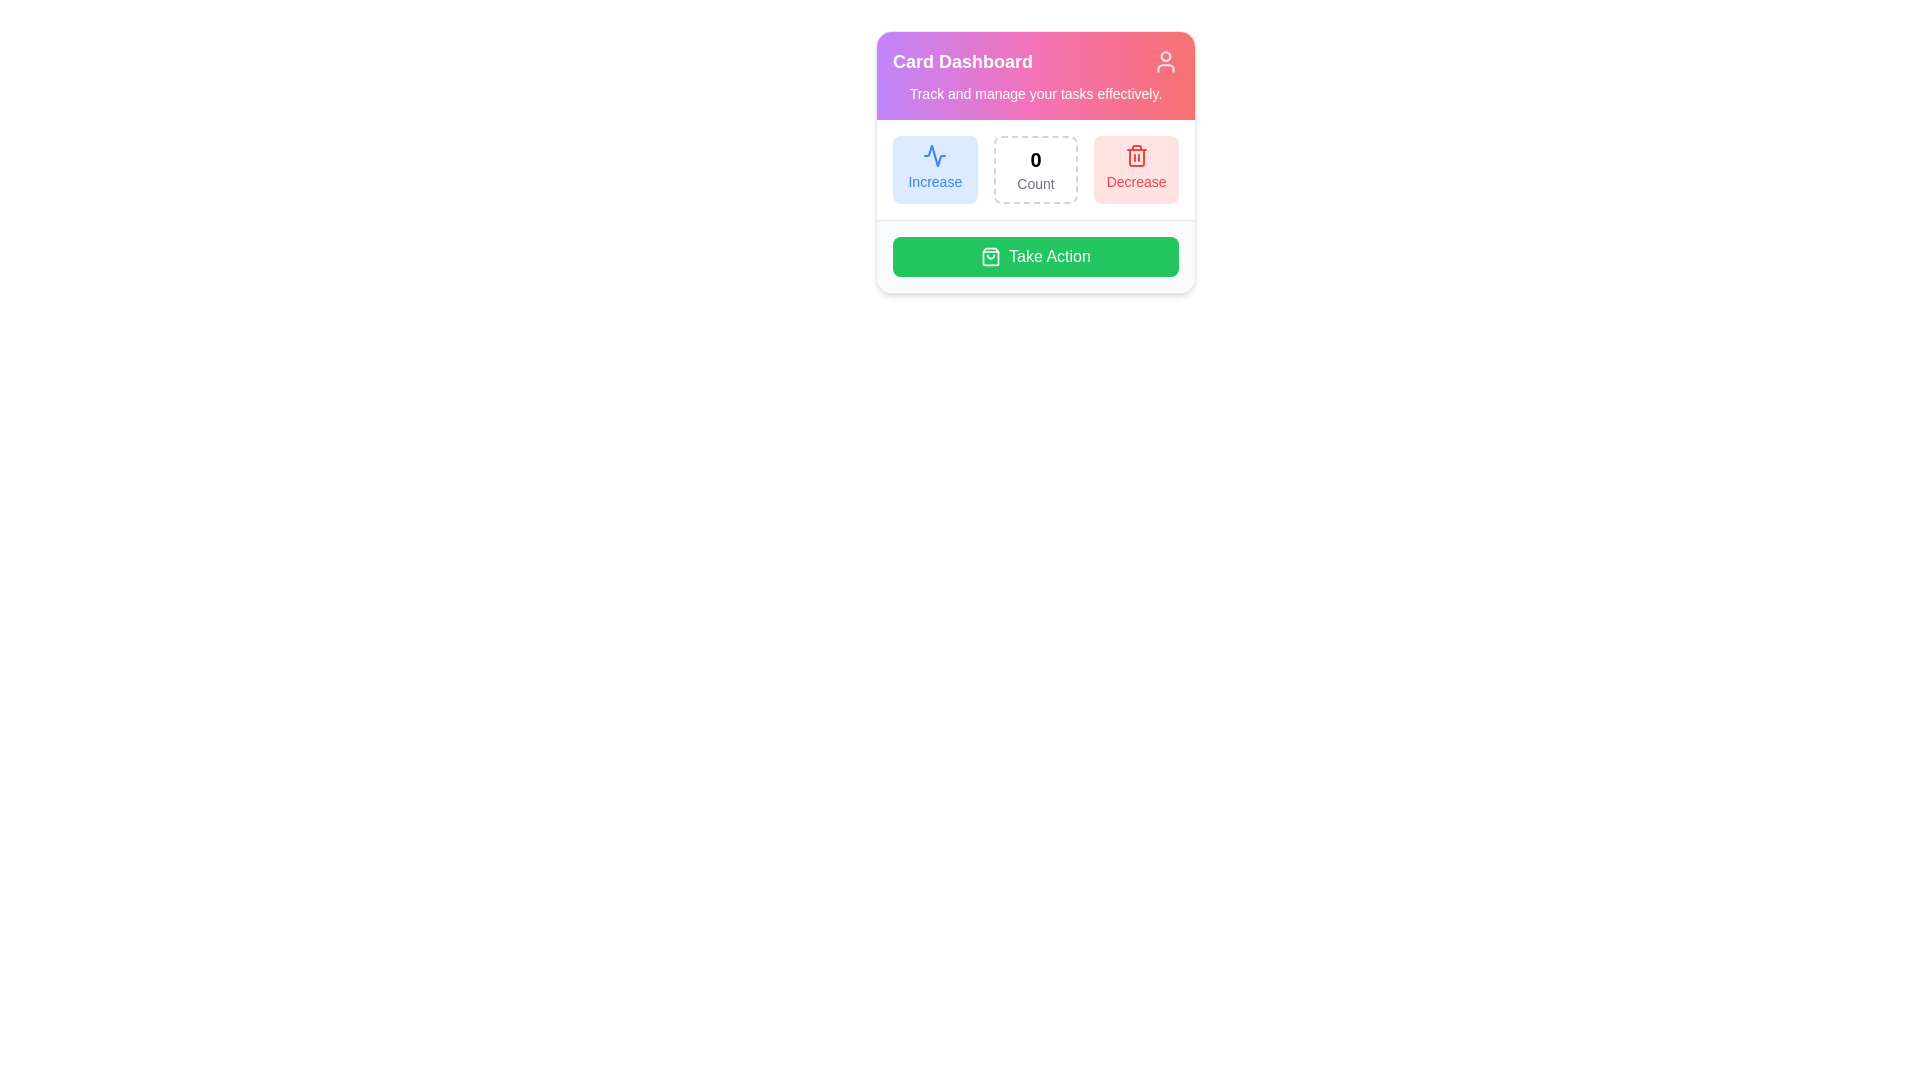 This screenshot has height=1080, width=1920. I want to click on the circular graphical element representing the head portion of the user icon located in the top-right corner of the interface, so click(1166, 55).